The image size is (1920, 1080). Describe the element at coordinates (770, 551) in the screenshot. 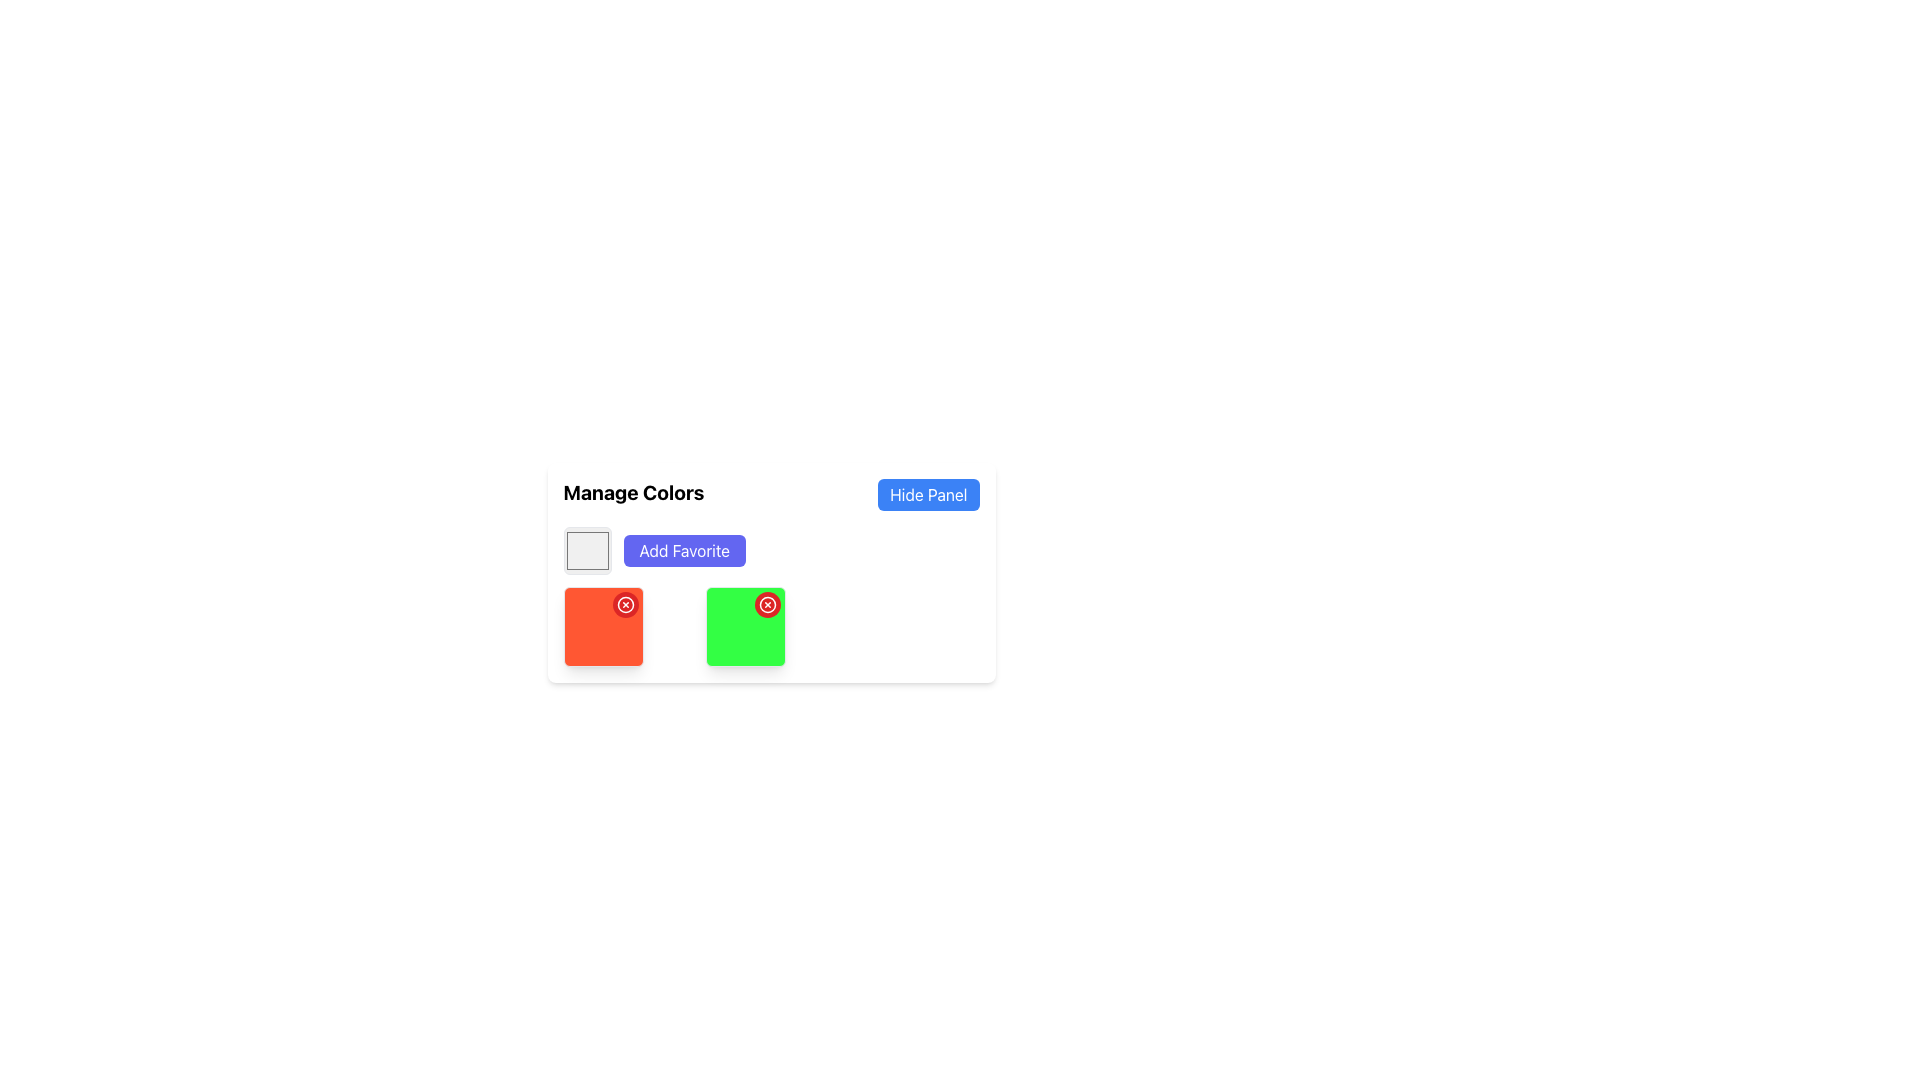

I see `the 'Add Favorite' button located to the right of the color preview box beneath the 'Manage Colors' title` at that location.